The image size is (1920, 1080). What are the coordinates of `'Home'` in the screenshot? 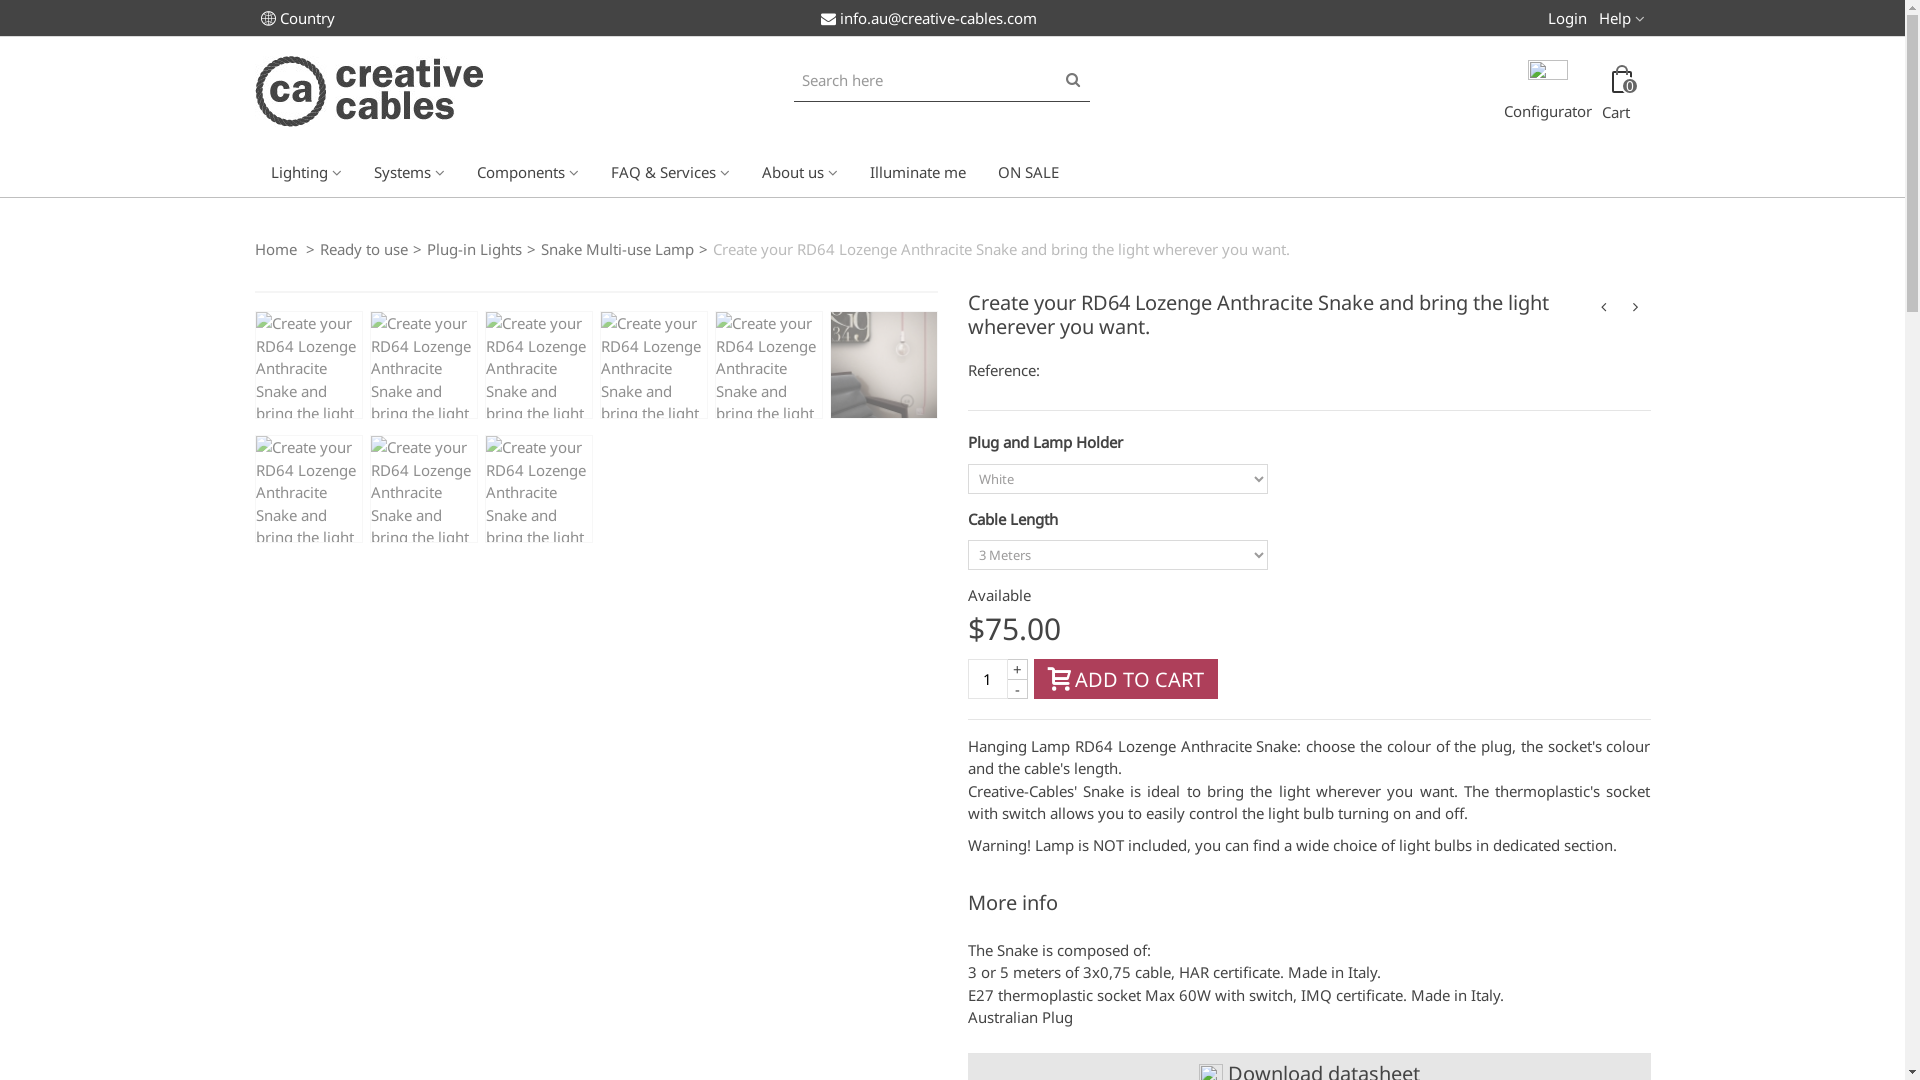 It's located at (276, 246).